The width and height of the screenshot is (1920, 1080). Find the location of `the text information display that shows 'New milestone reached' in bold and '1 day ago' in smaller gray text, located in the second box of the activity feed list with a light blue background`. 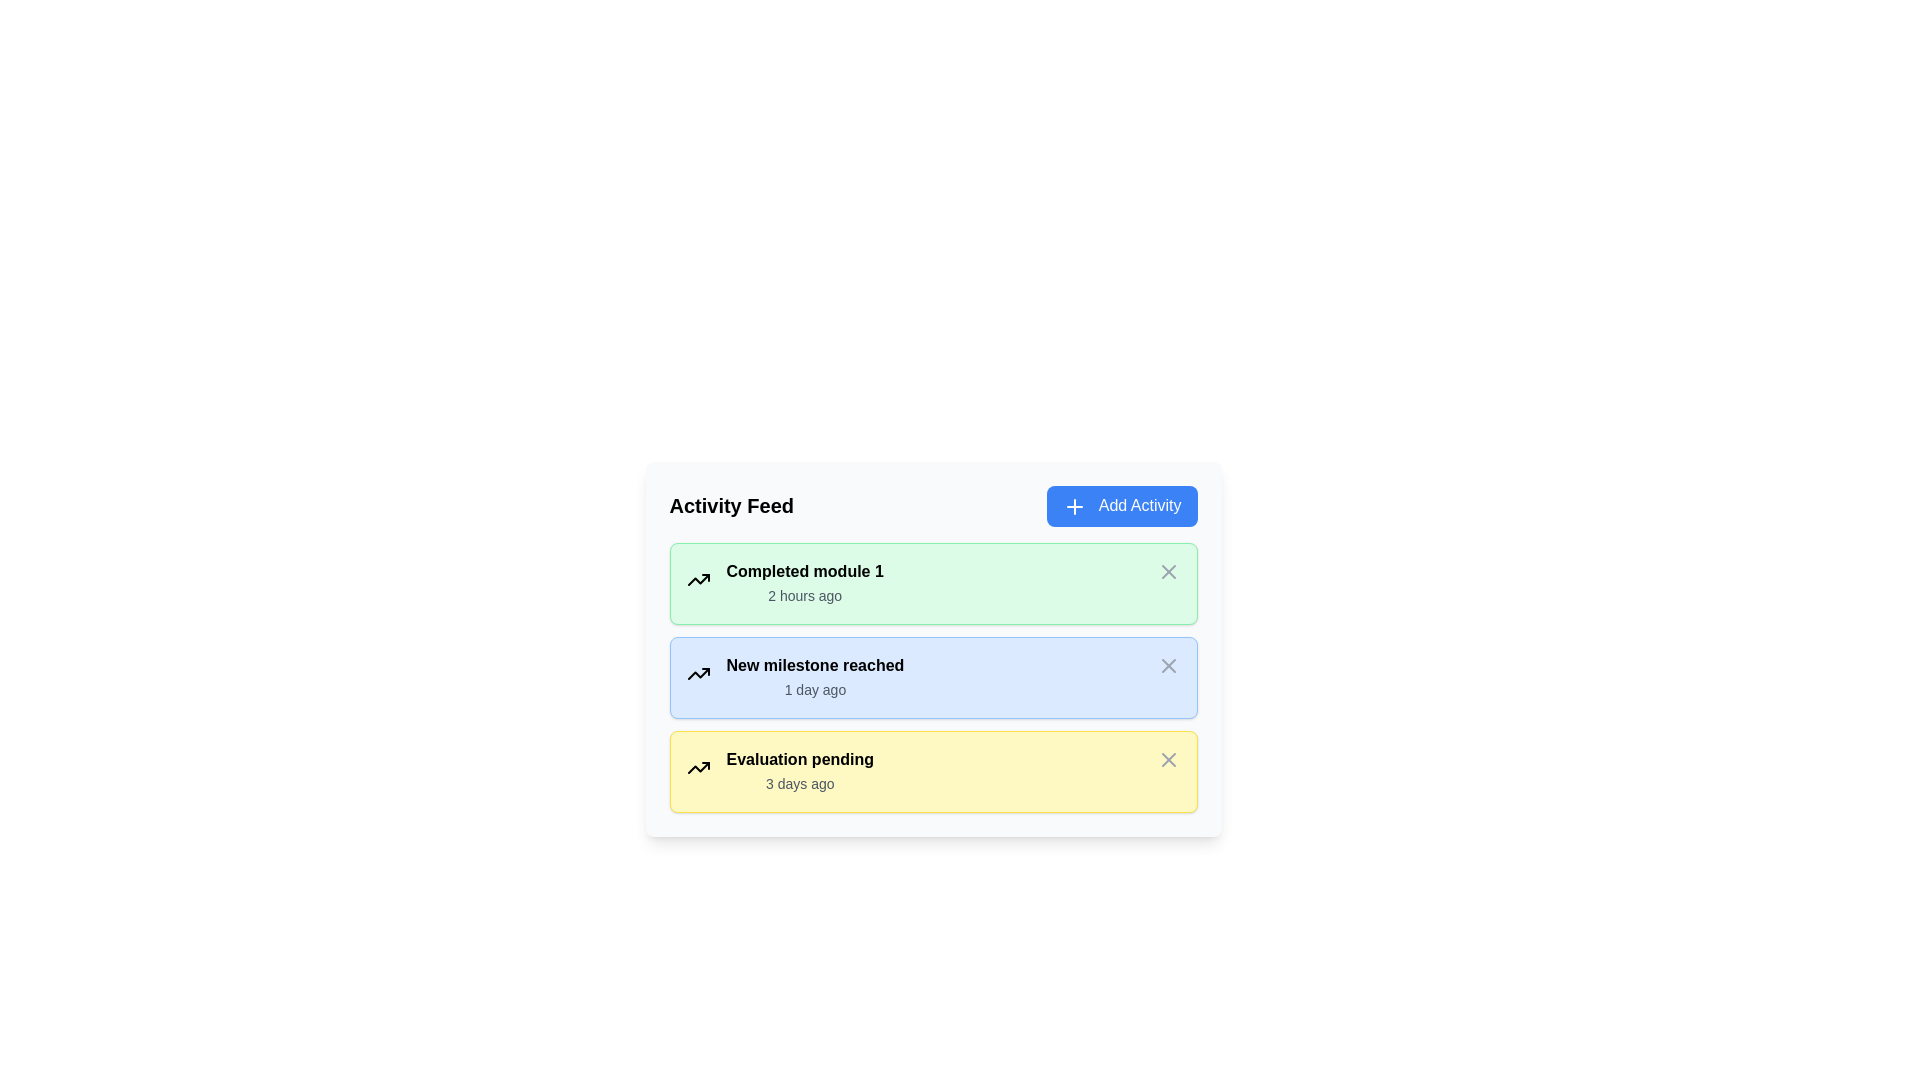

the text information display that shows 'New milestone reached' in bold and '1 day ago' in smaller gray text, located in the second box of the activity feed list with a light blue background is located at coordinates (815, 676).